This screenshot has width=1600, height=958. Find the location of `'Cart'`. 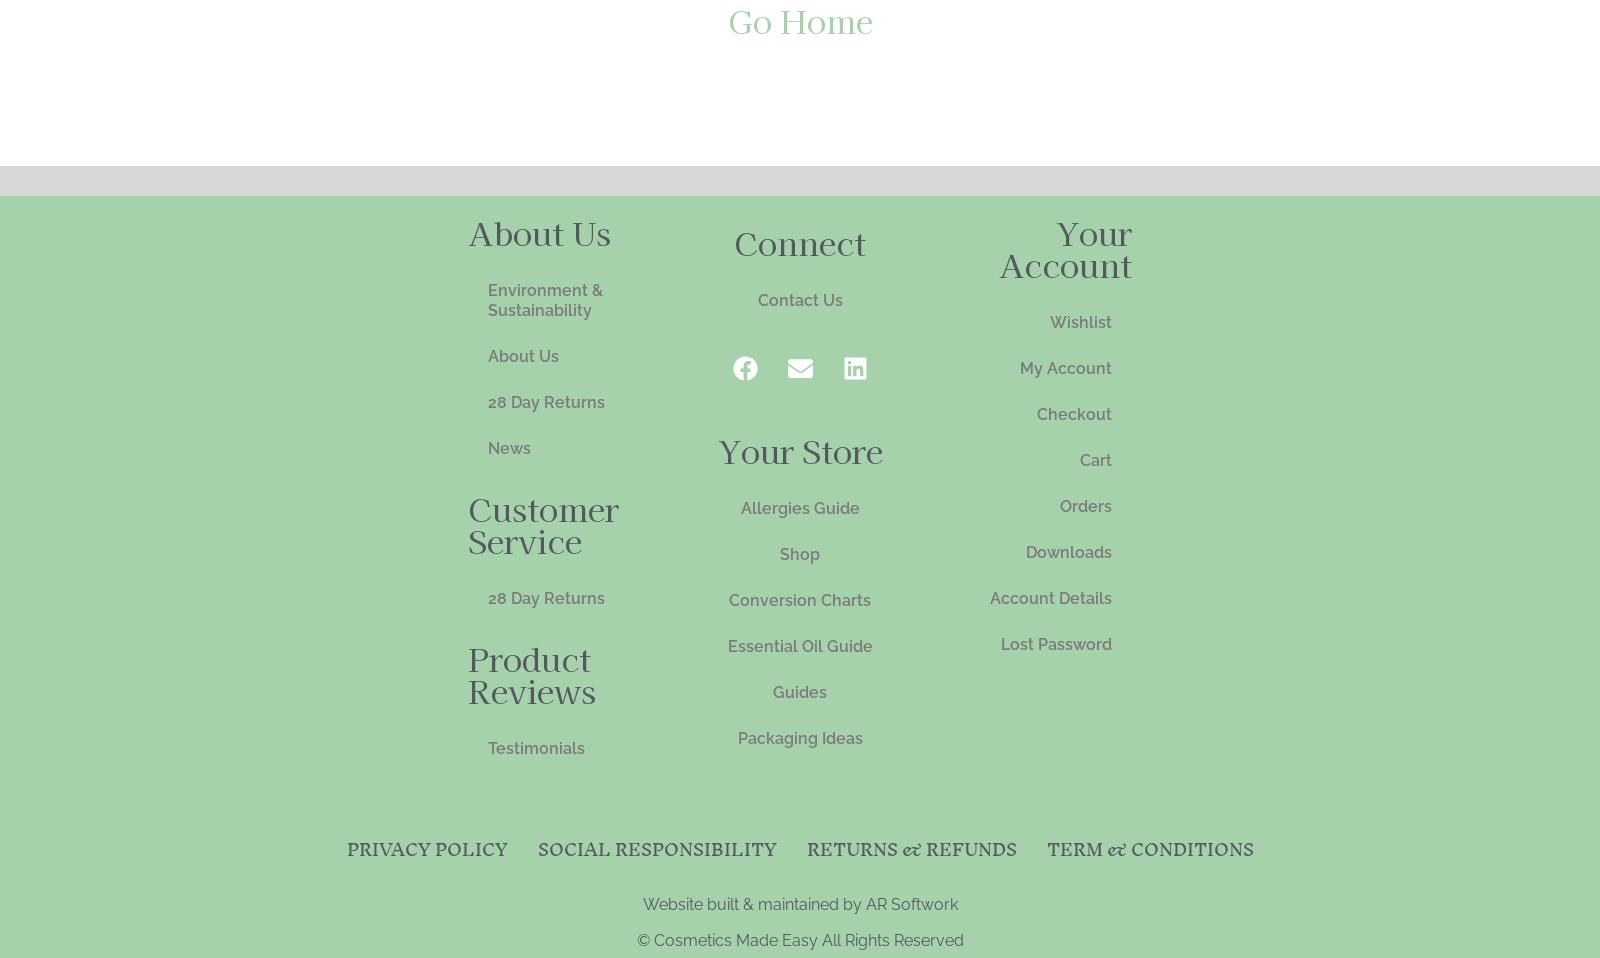

'Cart' is located at coordinates (1096, 459).